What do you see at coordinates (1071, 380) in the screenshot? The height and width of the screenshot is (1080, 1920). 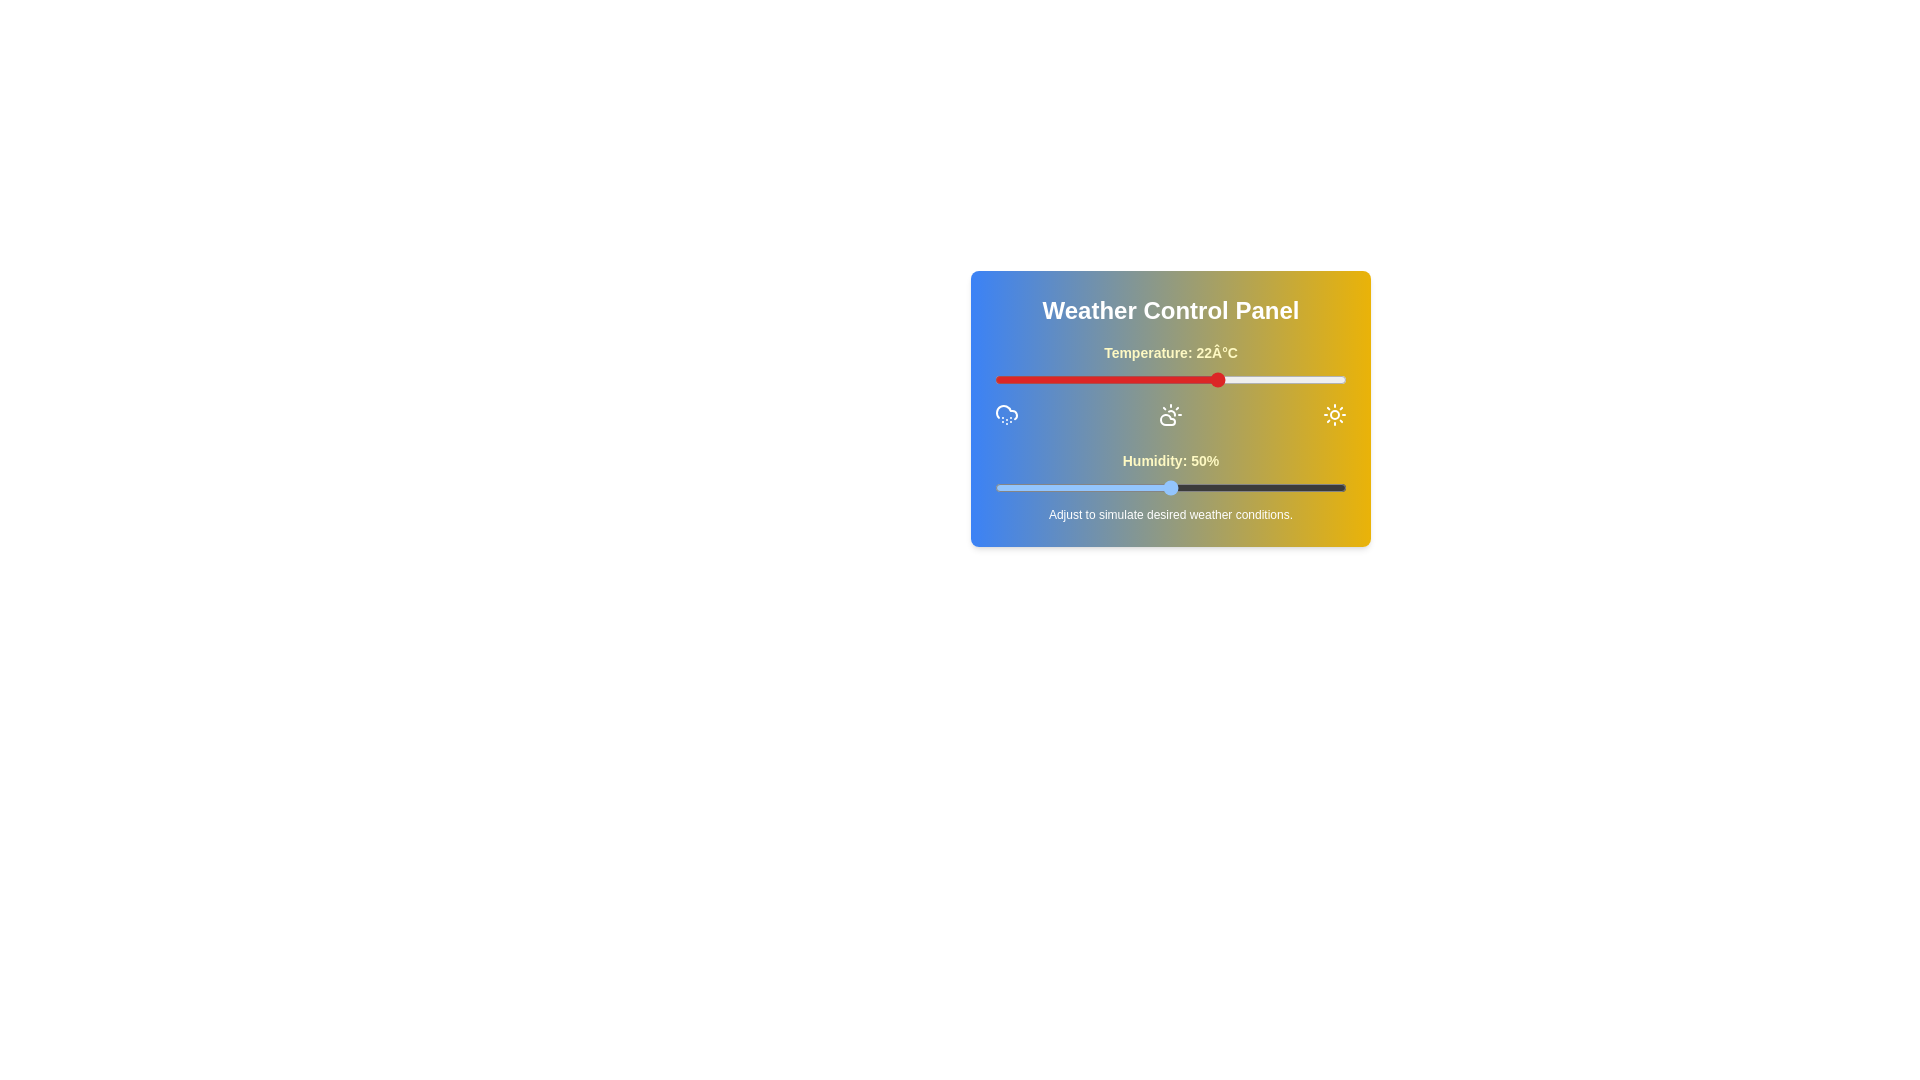 I see `temperature` at bounding box center [1071, 380].